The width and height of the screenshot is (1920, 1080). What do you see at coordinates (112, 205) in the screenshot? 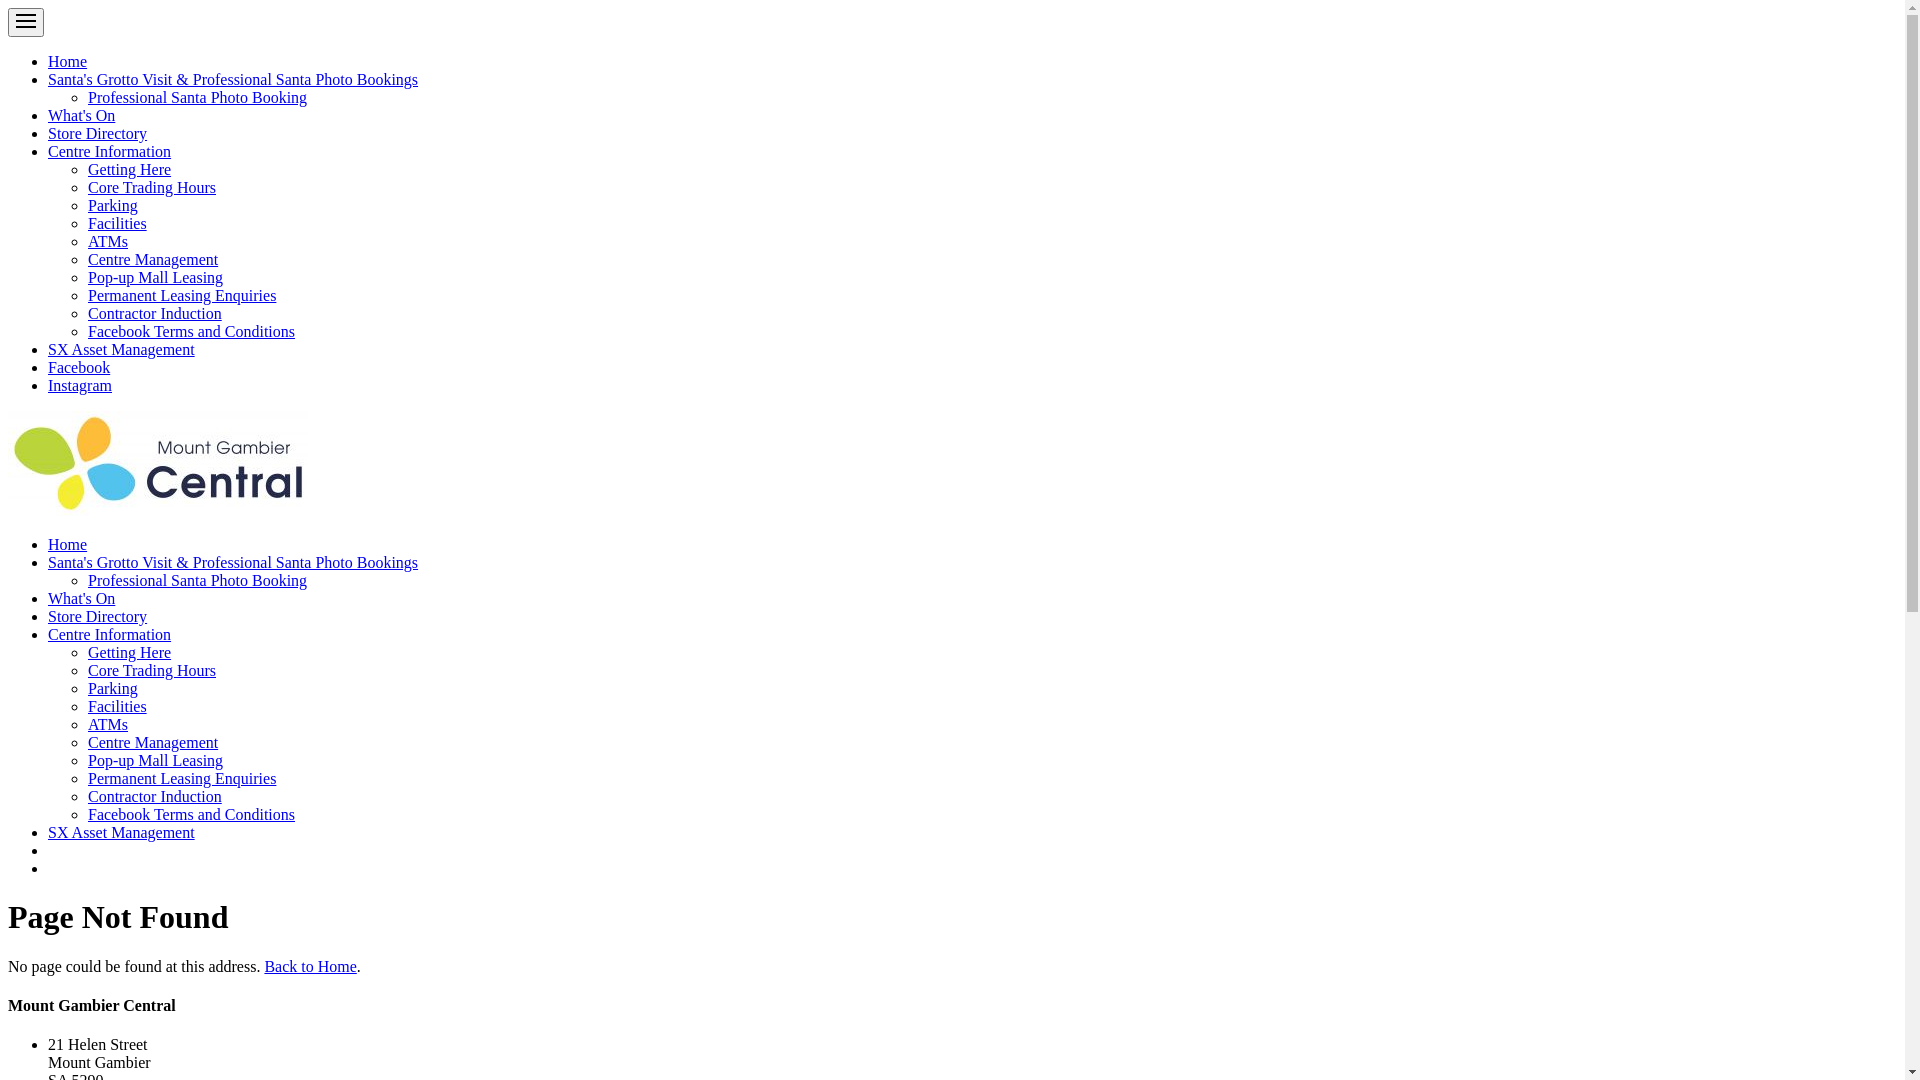
I see `'Parking'` at bounding box center [112, 205].